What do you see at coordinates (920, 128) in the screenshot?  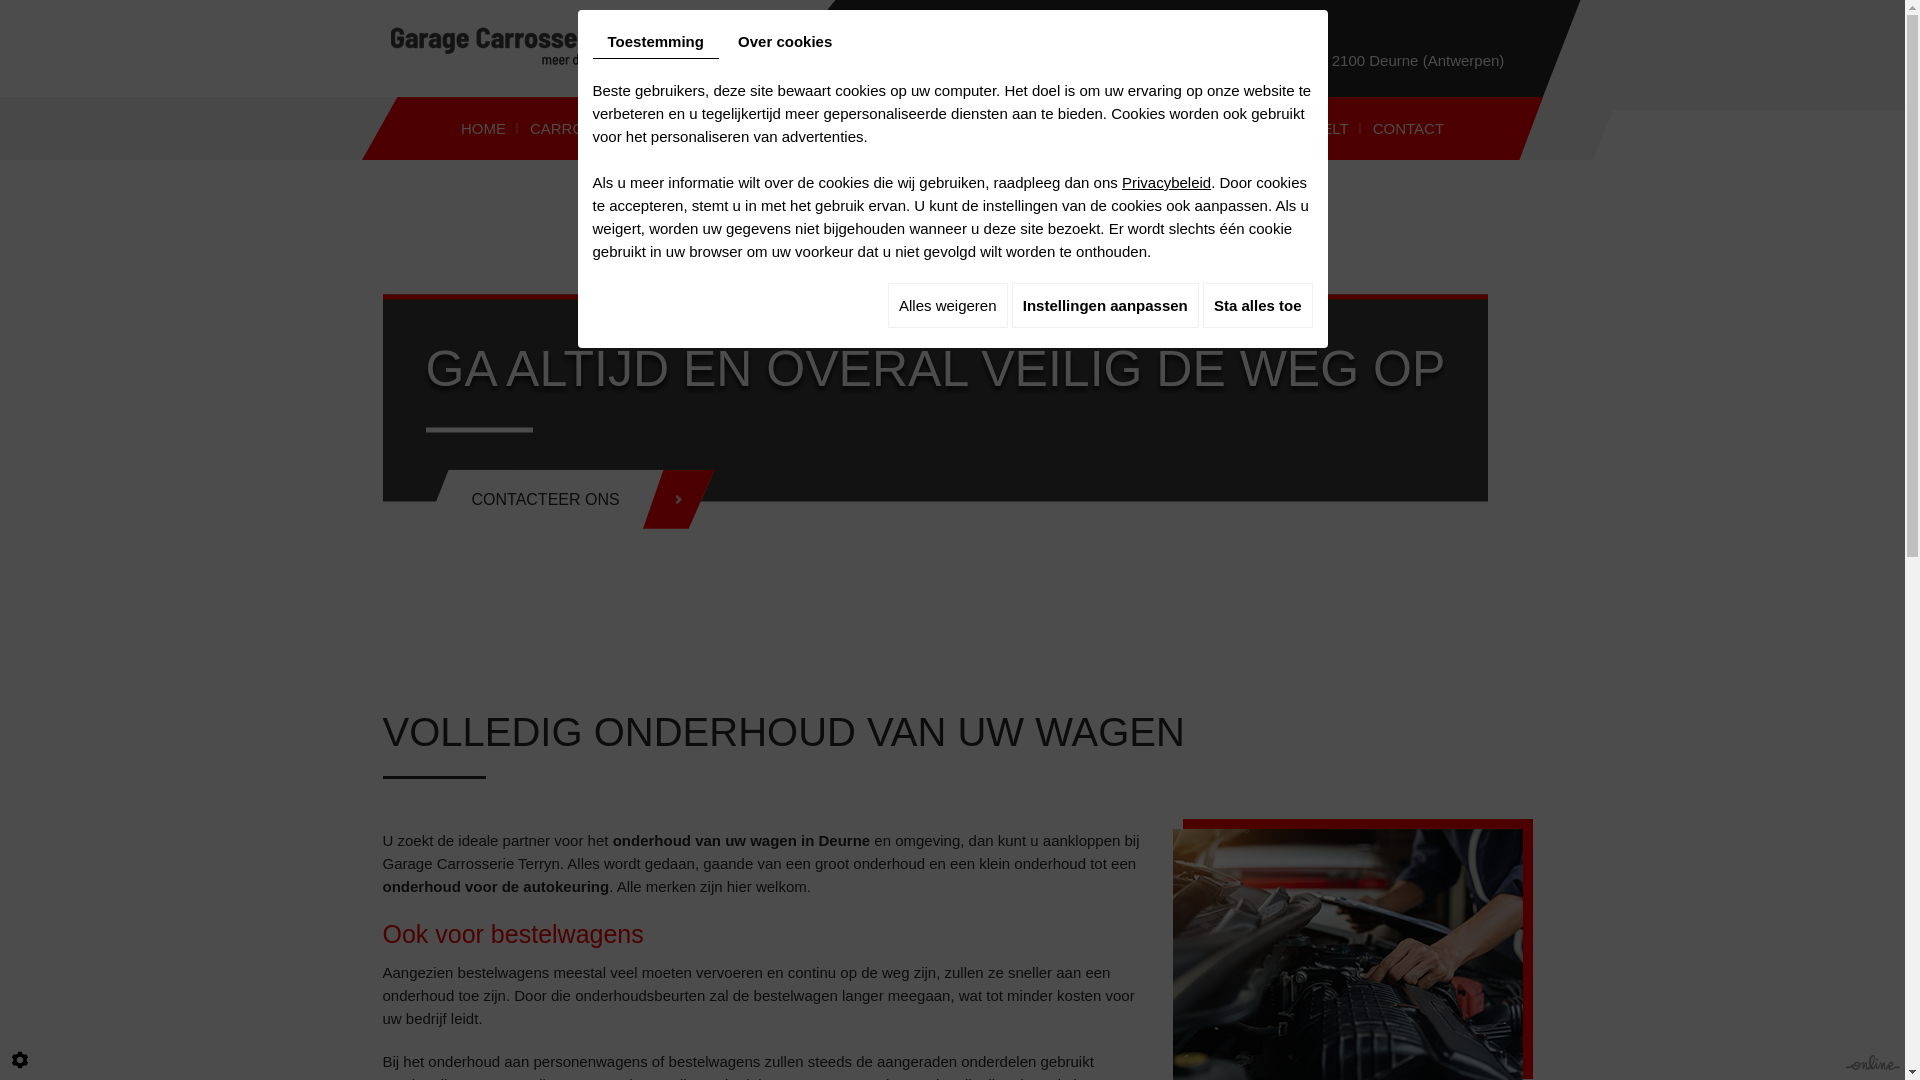 I see `'OPKUISEN KOPLAMPEN'` at bounding box center [920, 128].